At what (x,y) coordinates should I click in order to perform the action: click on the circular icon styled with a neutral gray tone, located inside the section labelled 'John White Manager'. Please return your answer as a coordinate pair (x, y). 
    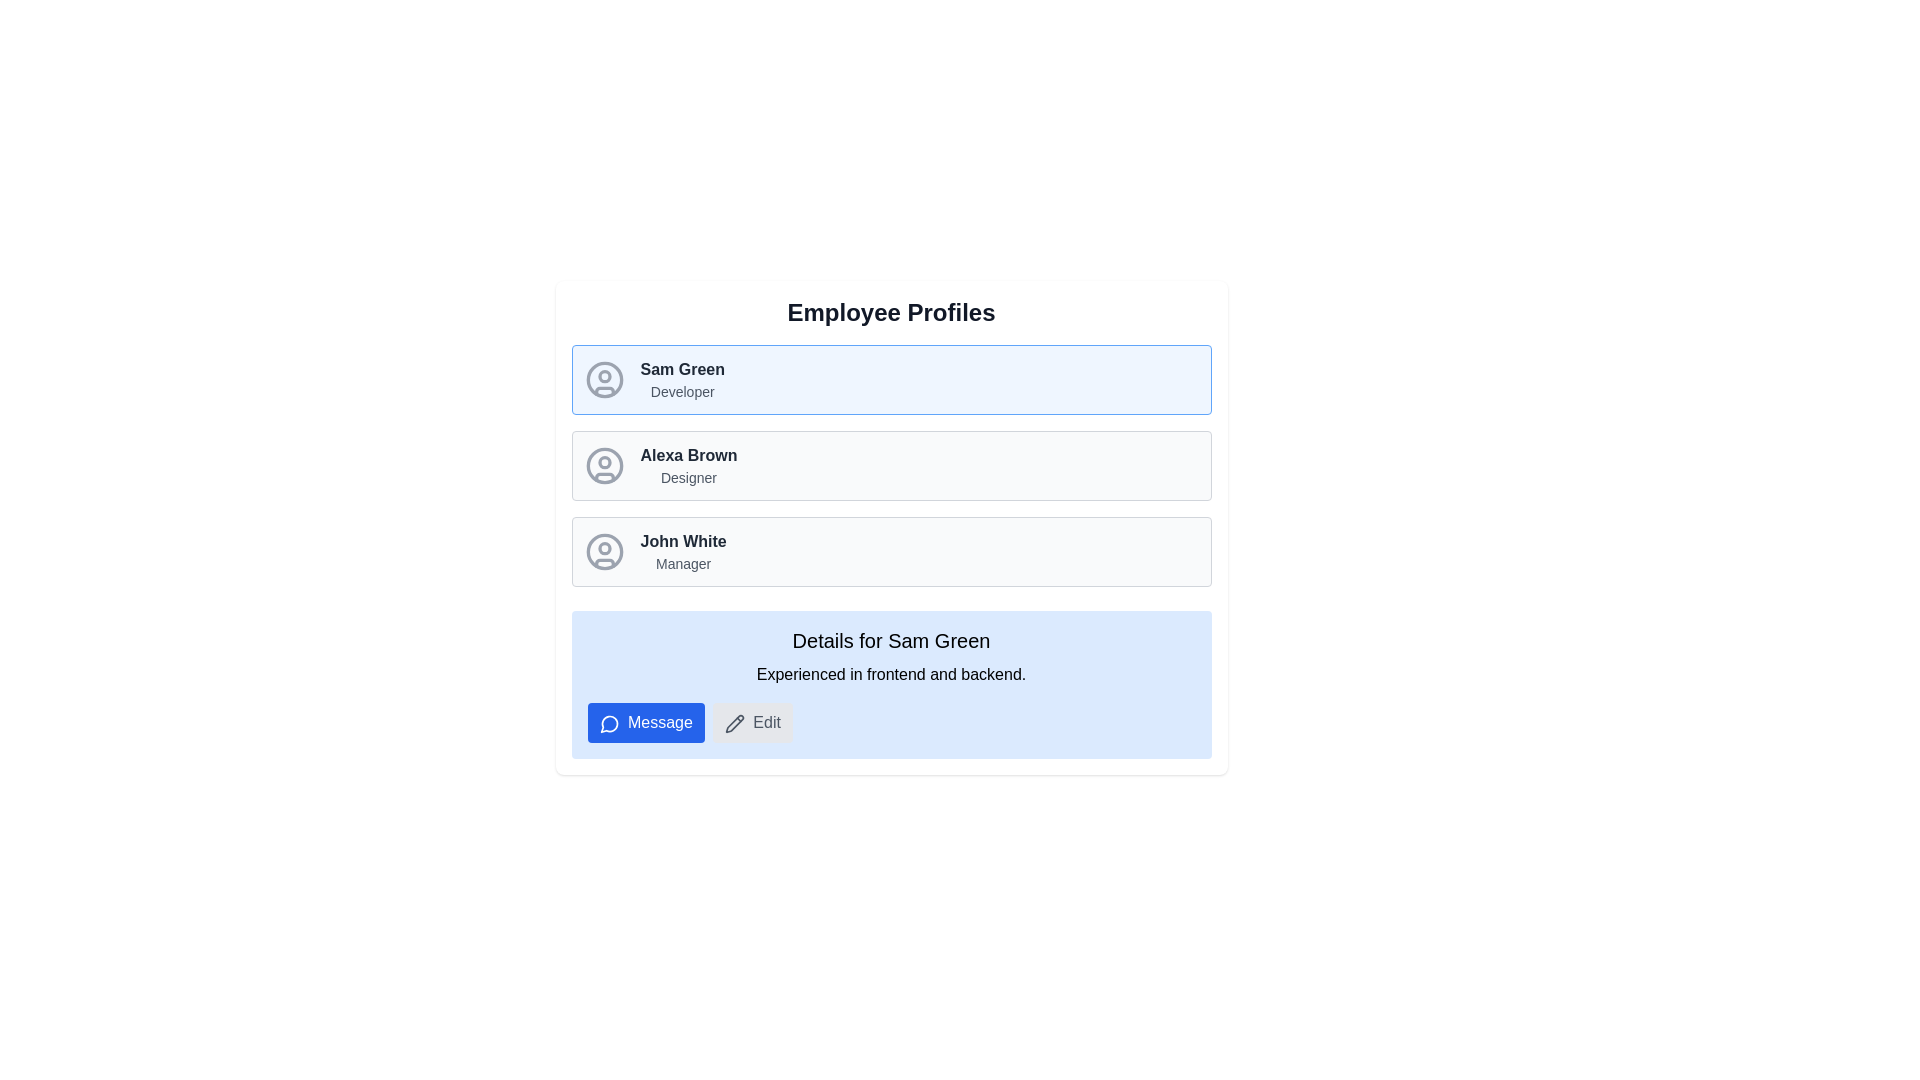
    Looking at the image, I should click on (603, 551).